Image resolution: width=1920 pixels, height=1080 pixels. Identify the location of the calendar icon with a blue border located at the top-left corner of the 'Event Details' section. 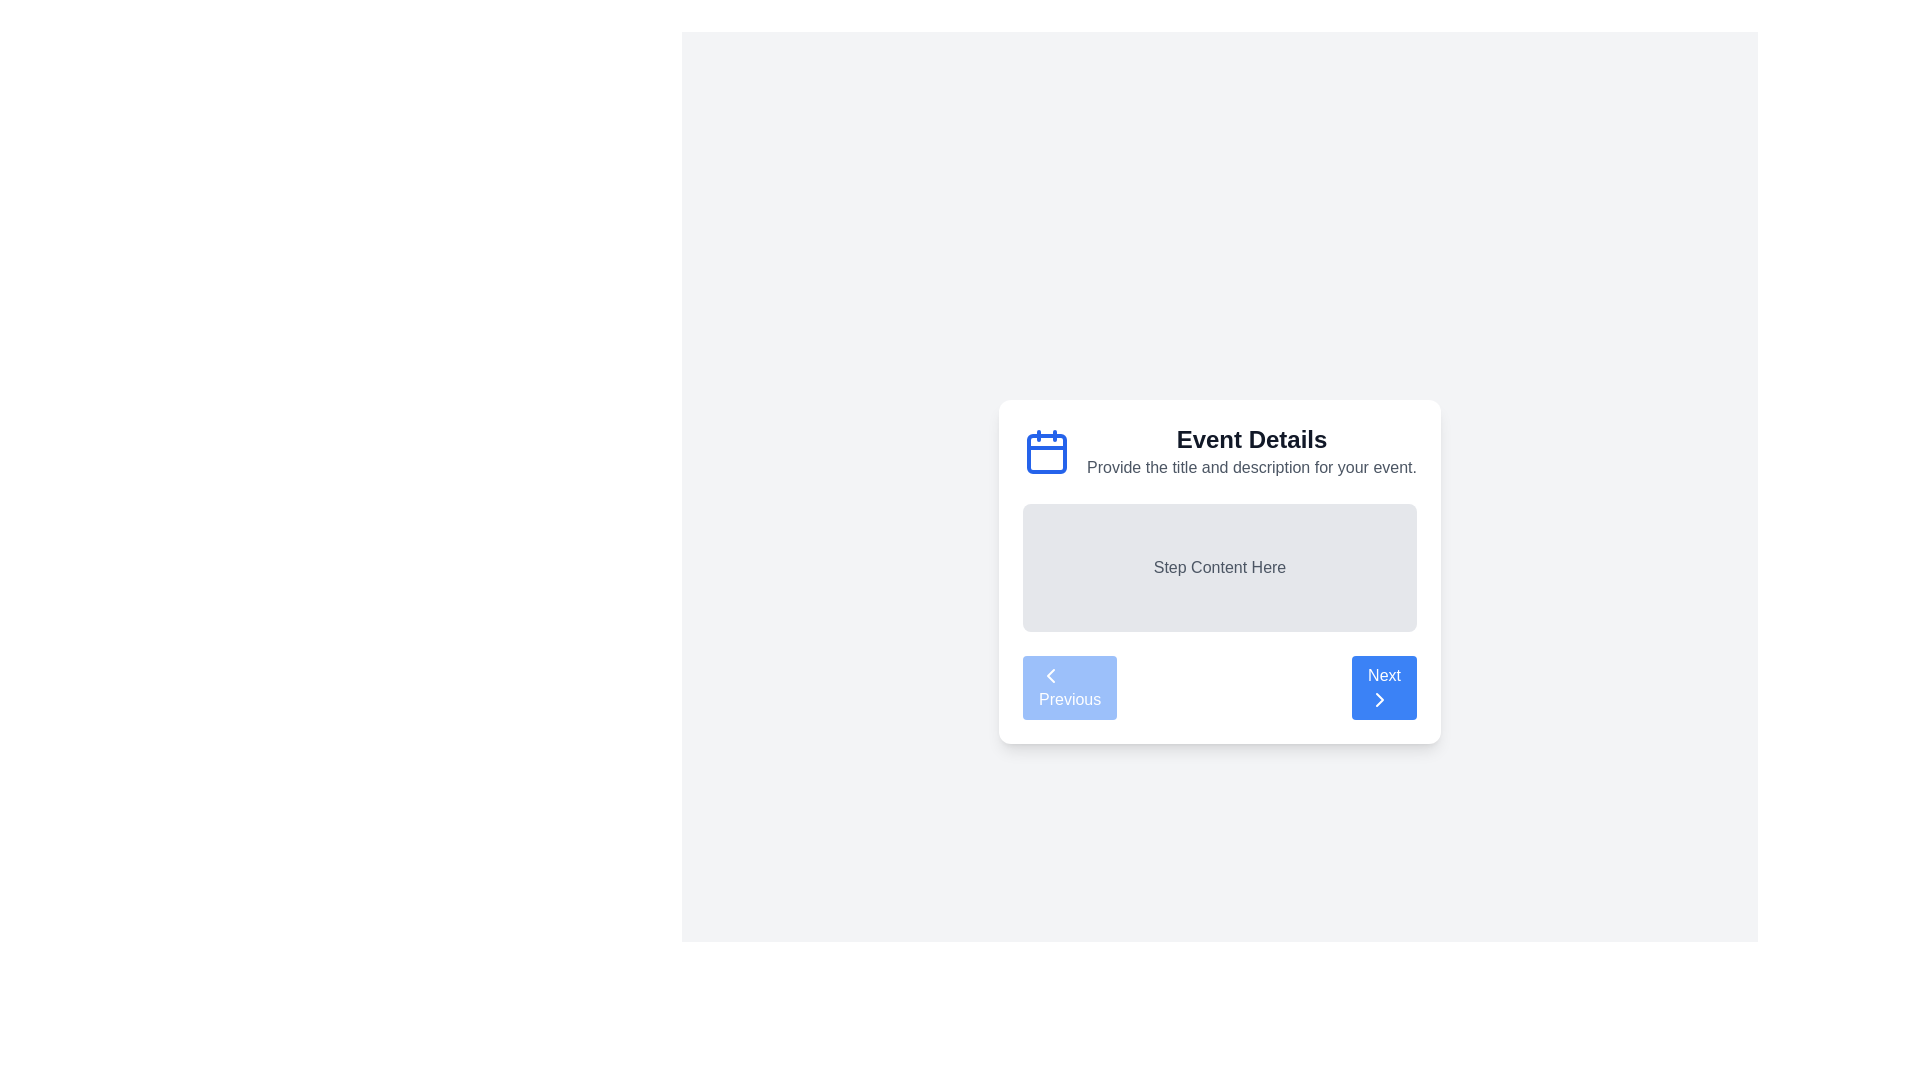
(1045, 451).